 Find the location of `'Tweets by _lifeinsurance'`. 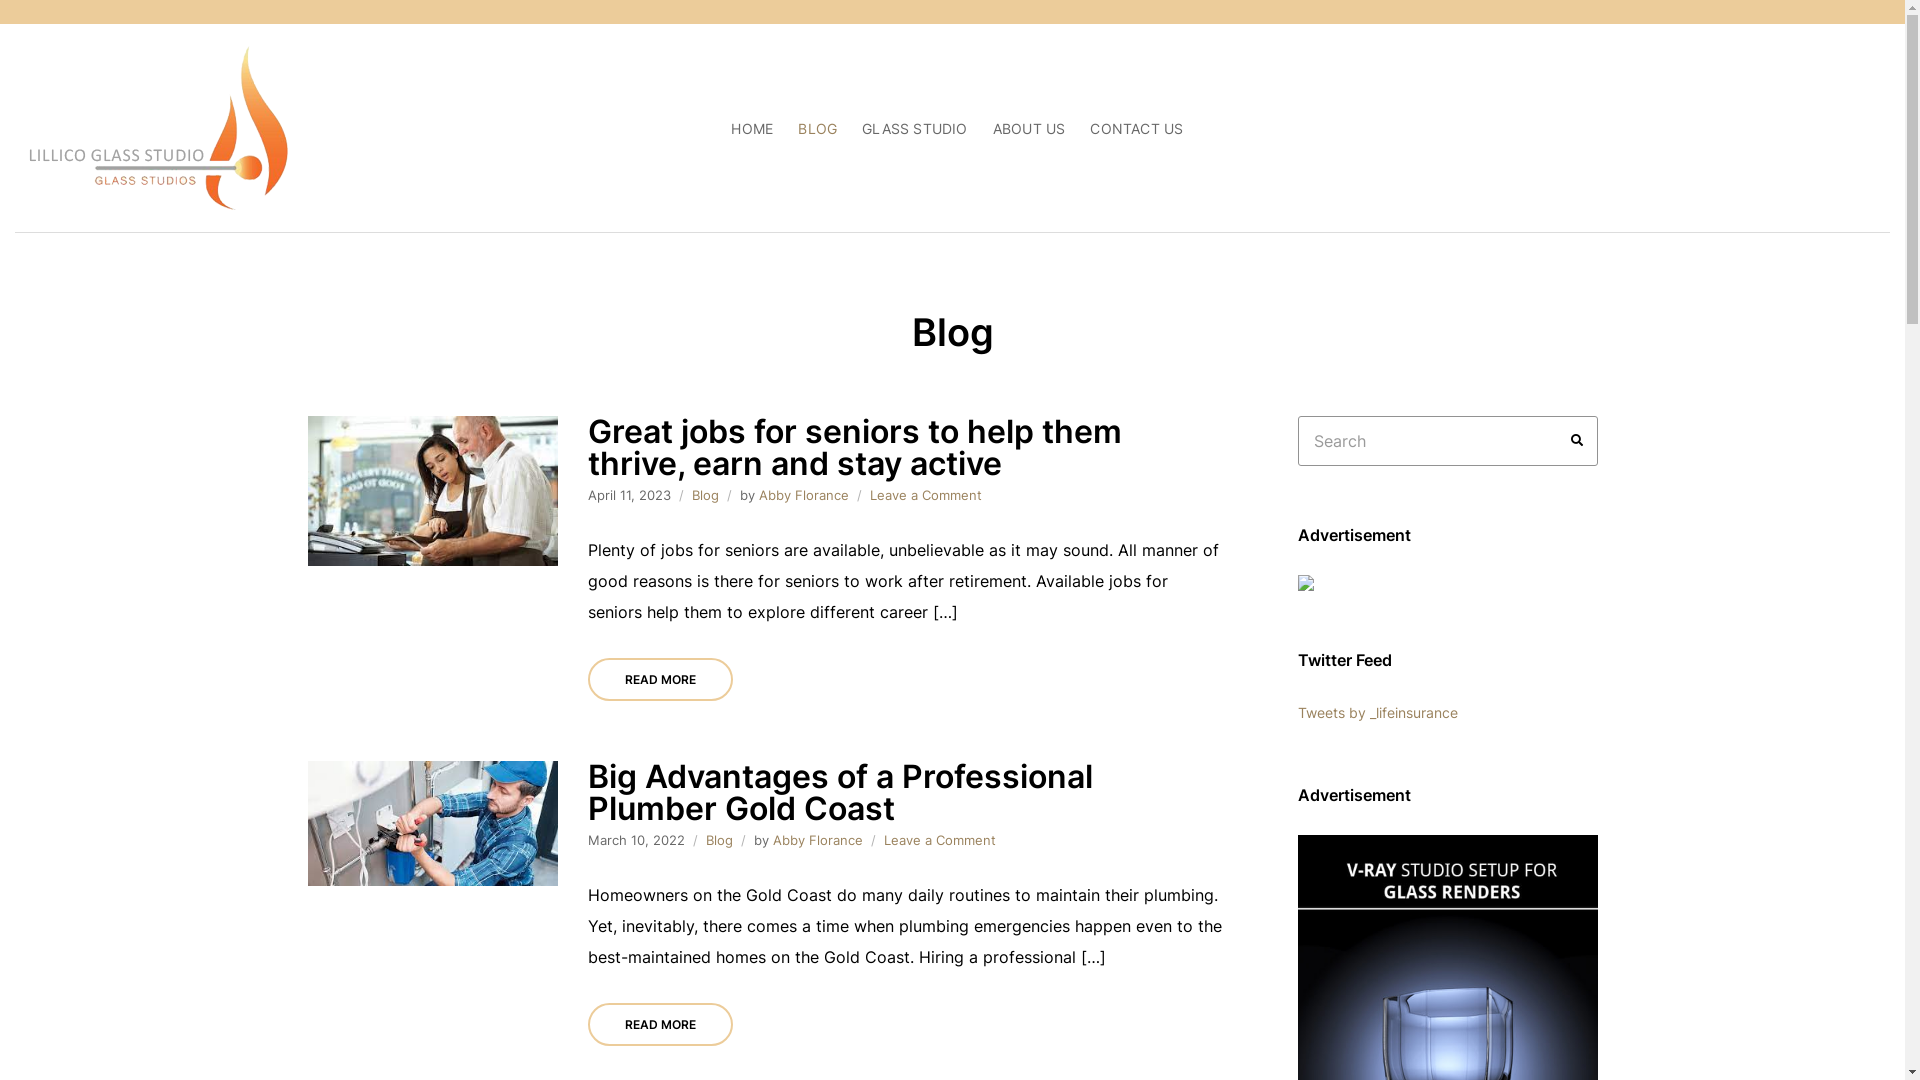

'Tweets by _lifeinsurance' is located at coordinates (1297, 711).